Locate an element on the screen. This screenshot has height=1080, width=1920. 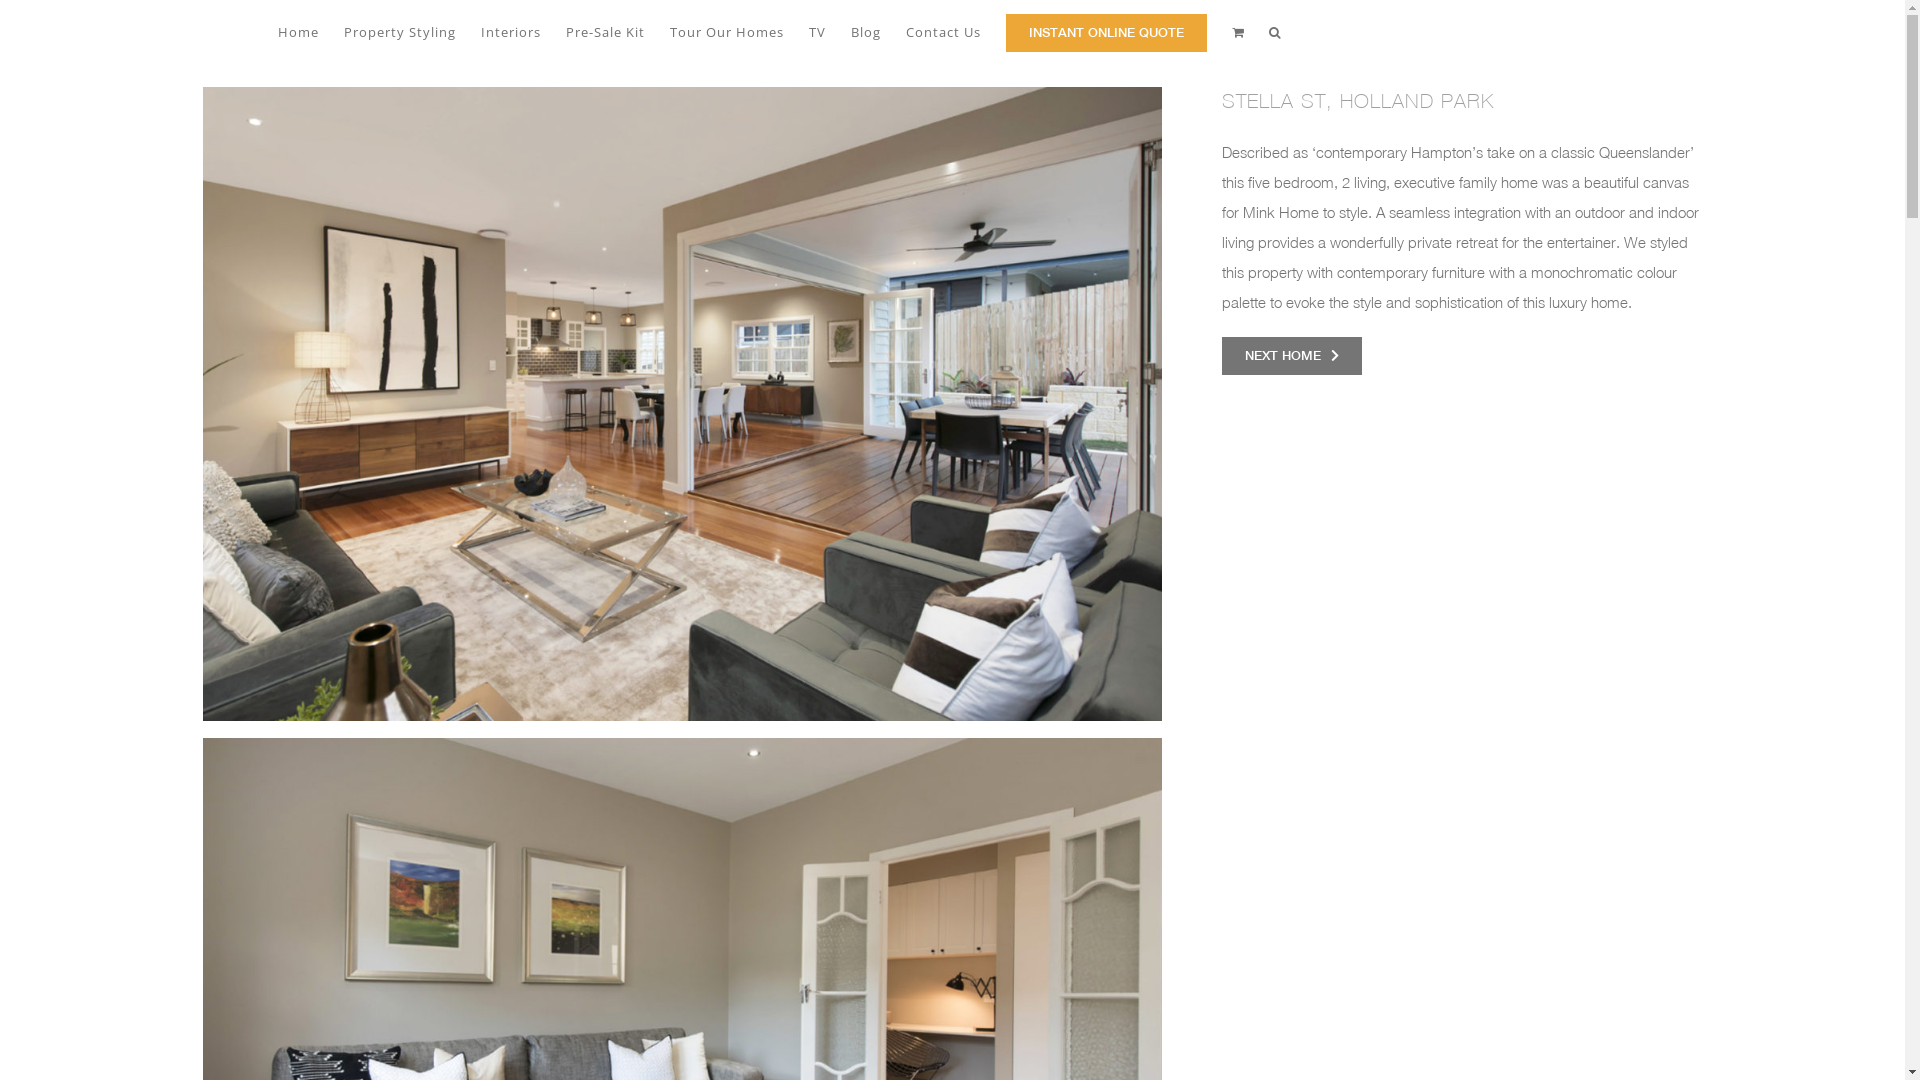
'Blog' is located at coordinates (864, 30).